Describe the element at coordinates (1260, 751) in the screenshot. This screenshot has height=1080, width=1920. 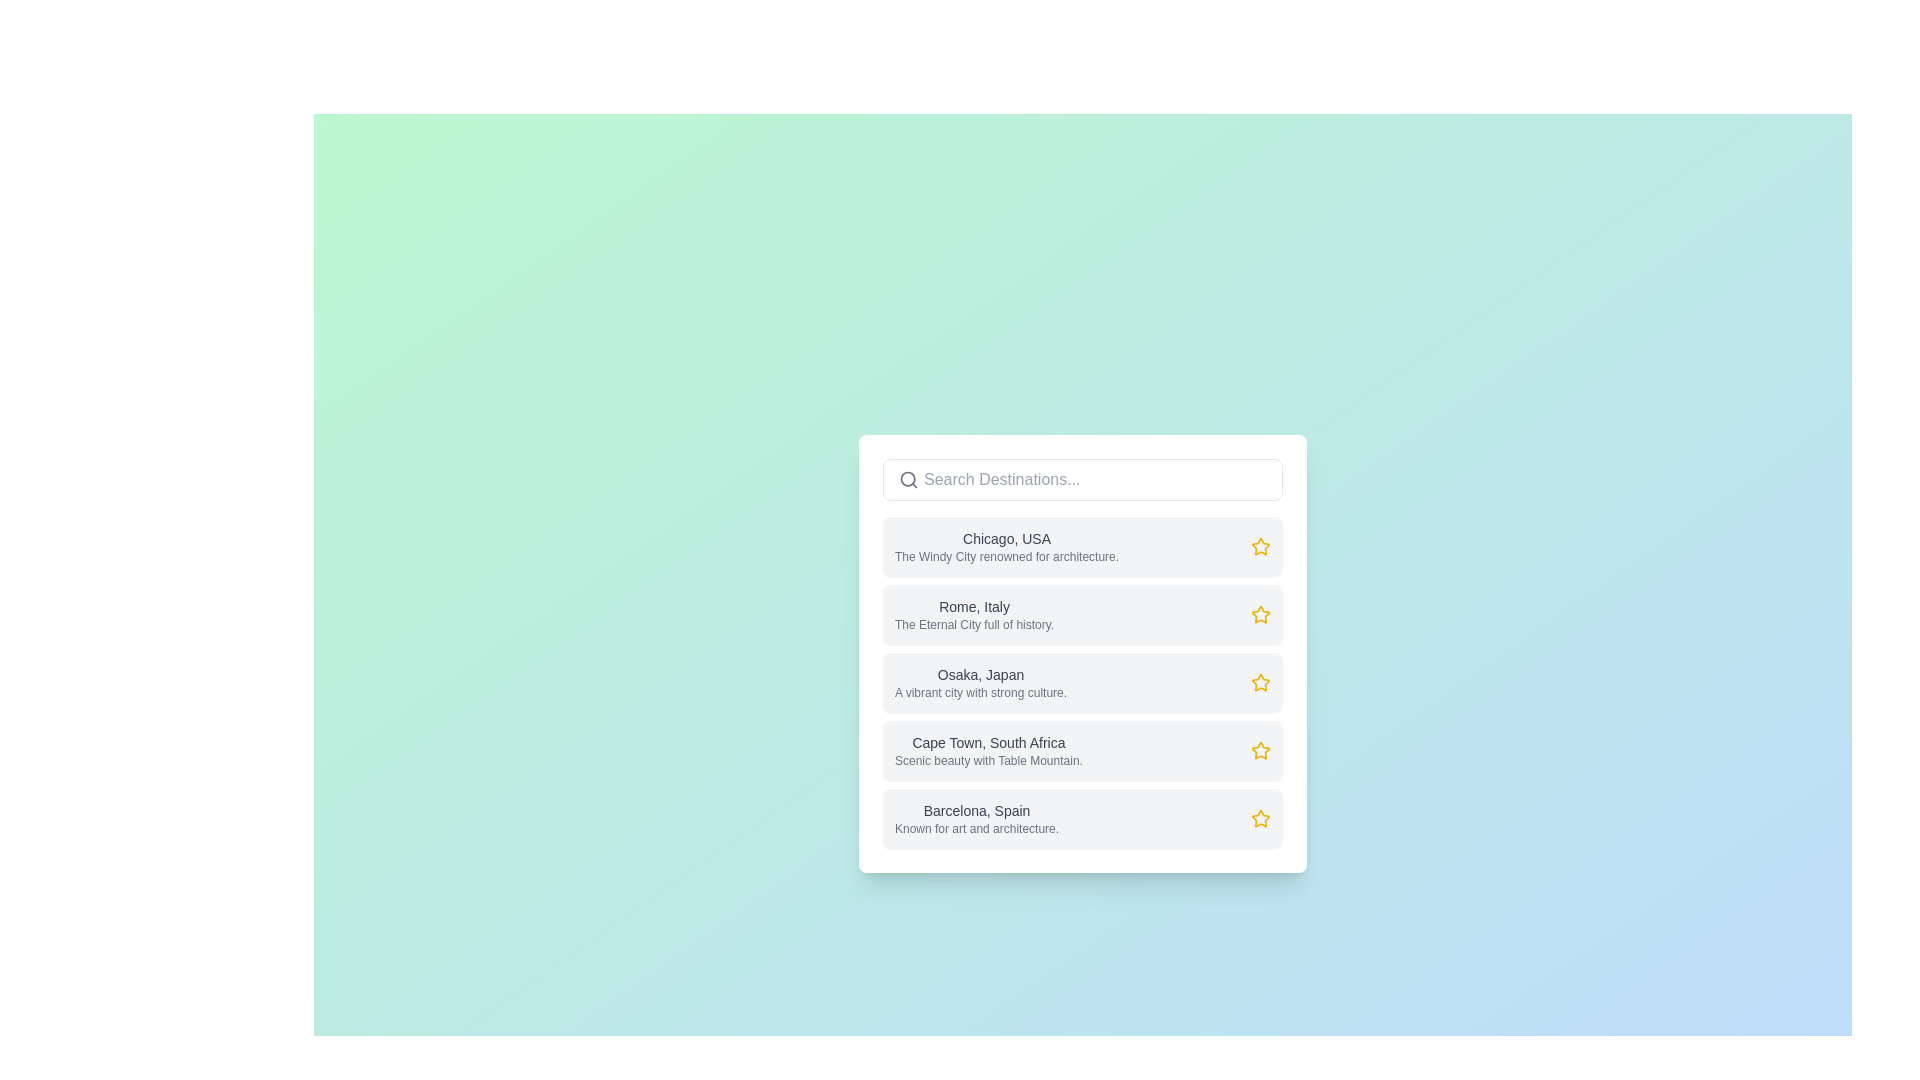
I see `the Star icon button in the fourth row of the destination list, which allows users to mark 'Cape Town, South Africa' as a favorite` at that location.